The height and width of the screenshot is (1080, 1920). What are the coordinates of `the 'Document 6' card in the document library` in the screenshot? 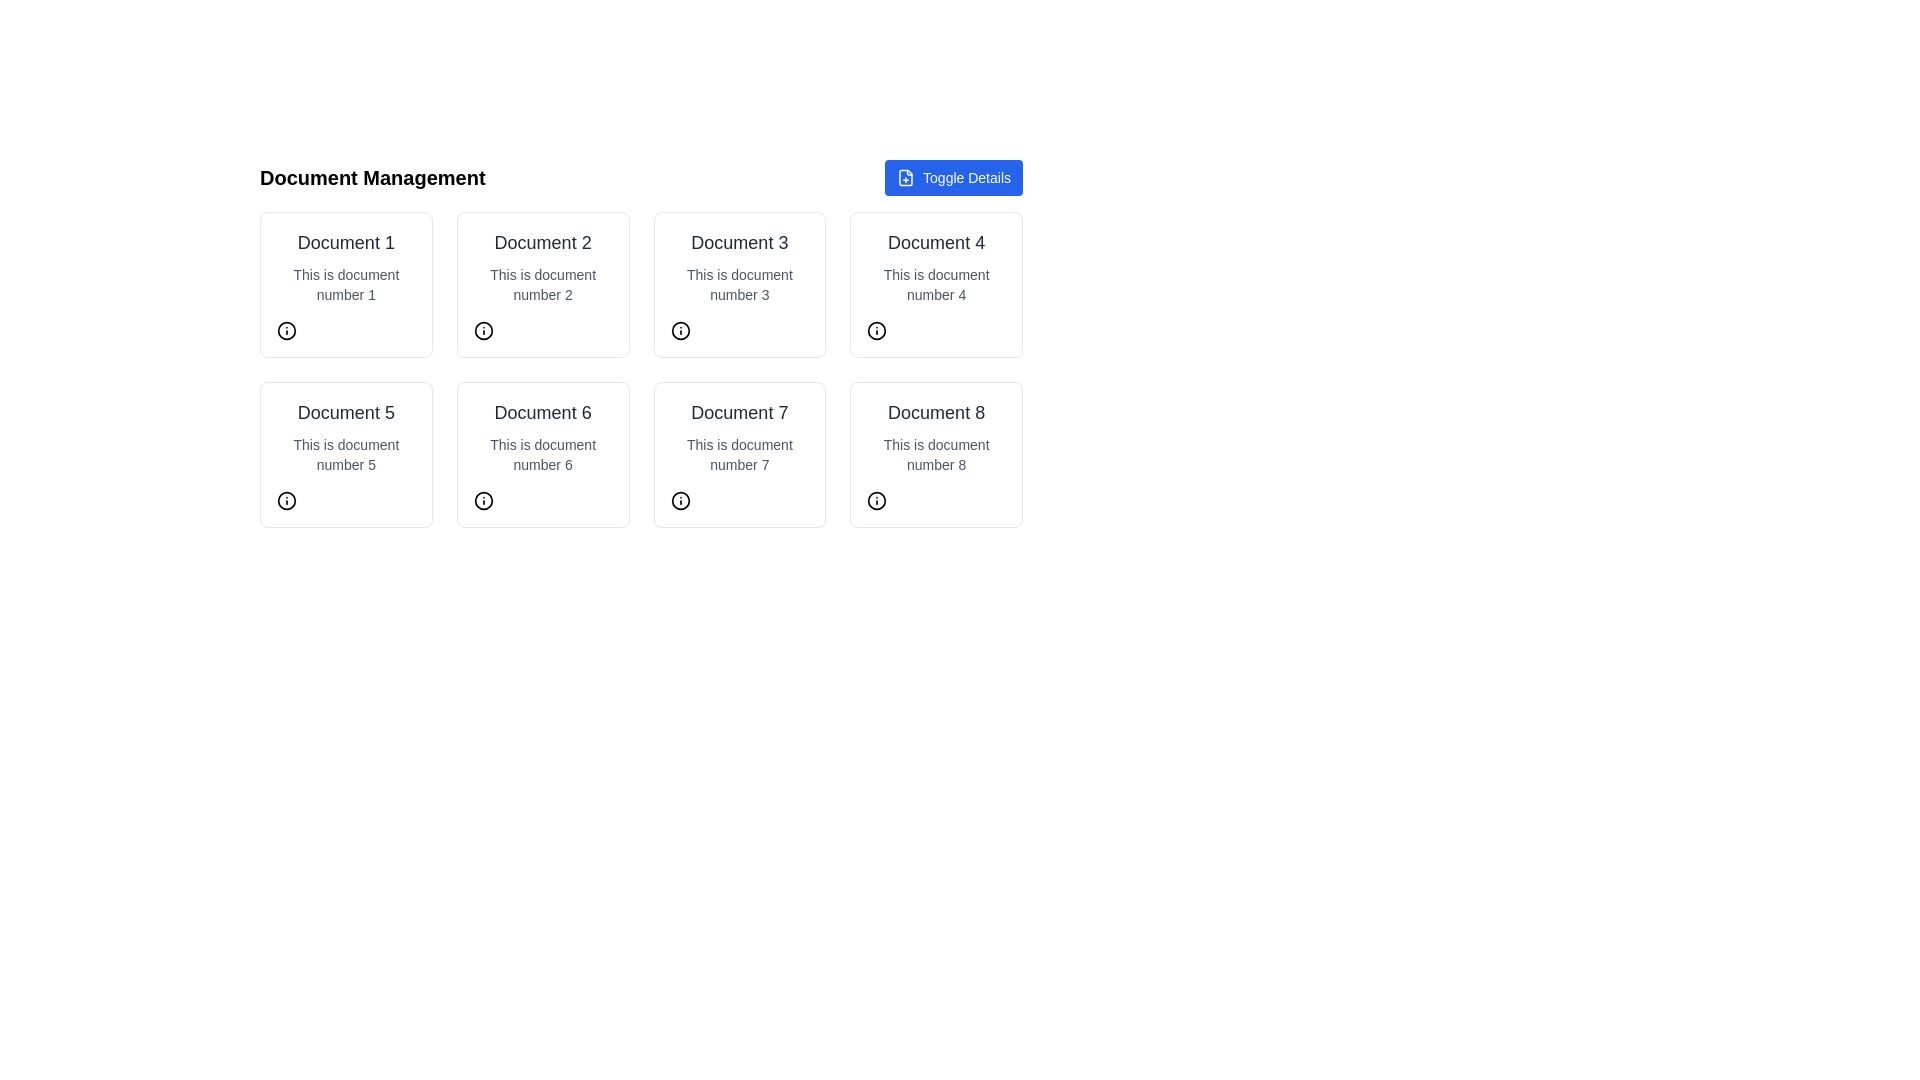 It's located at (542, 455).